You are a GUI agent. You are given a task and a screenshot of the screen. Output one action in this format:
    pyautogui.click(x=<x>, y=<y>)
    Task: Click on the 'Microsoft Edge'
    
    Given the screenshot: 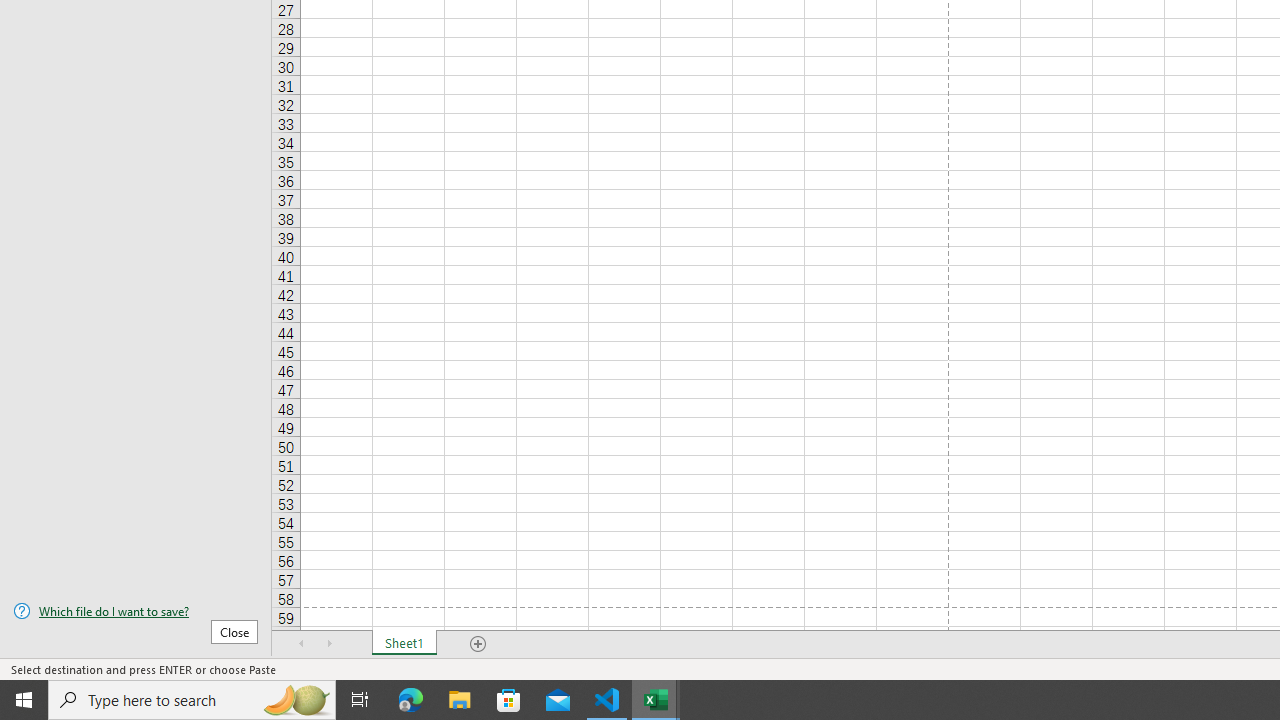 What is the action you would take?
    pyautogui.click(x=410, y=698)
    